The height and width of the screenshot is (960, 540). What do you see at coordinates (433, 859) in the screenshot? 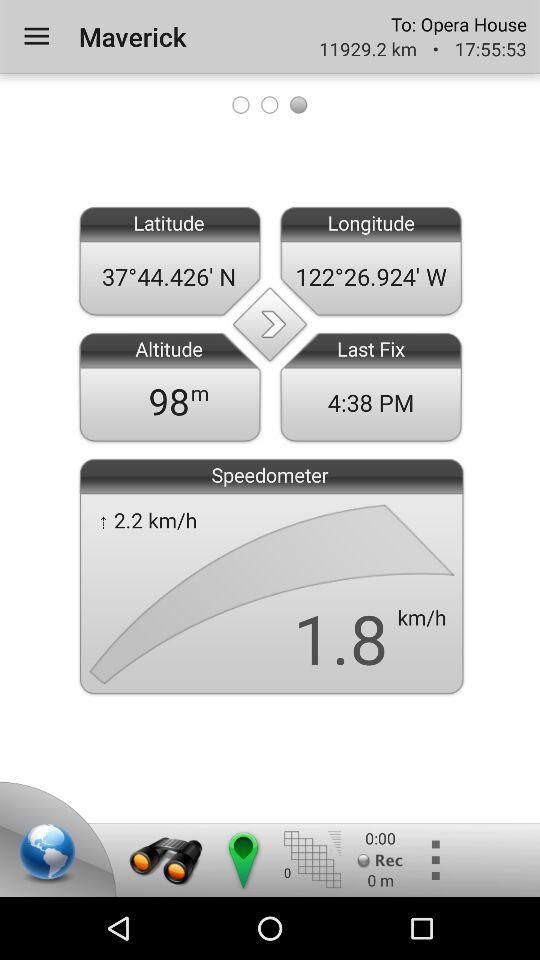
I see `additional options for gps` at bounding box center [433, 859].